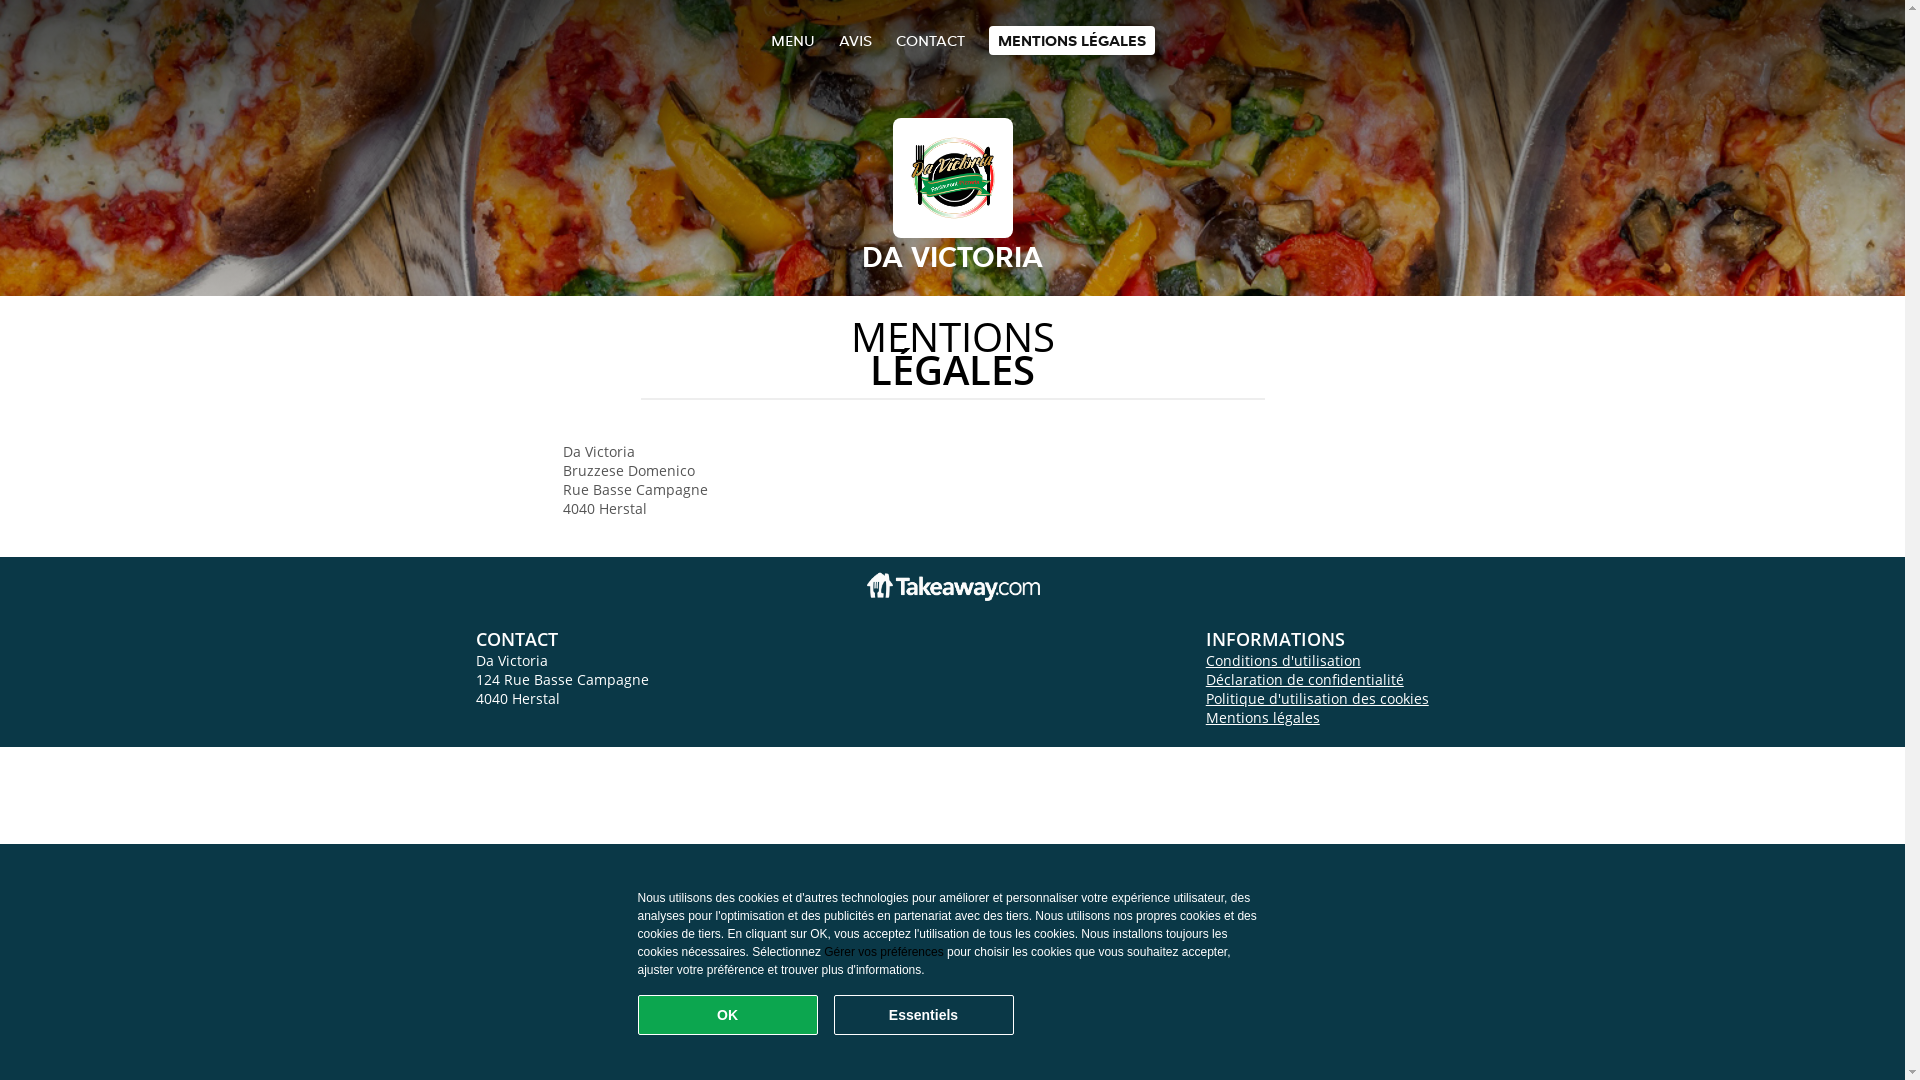  What do you see at coordinates (1317, 697) in the screenshot?
I see `'Politique d'utilisation des cookies'` at bounding box center [1317, 697].